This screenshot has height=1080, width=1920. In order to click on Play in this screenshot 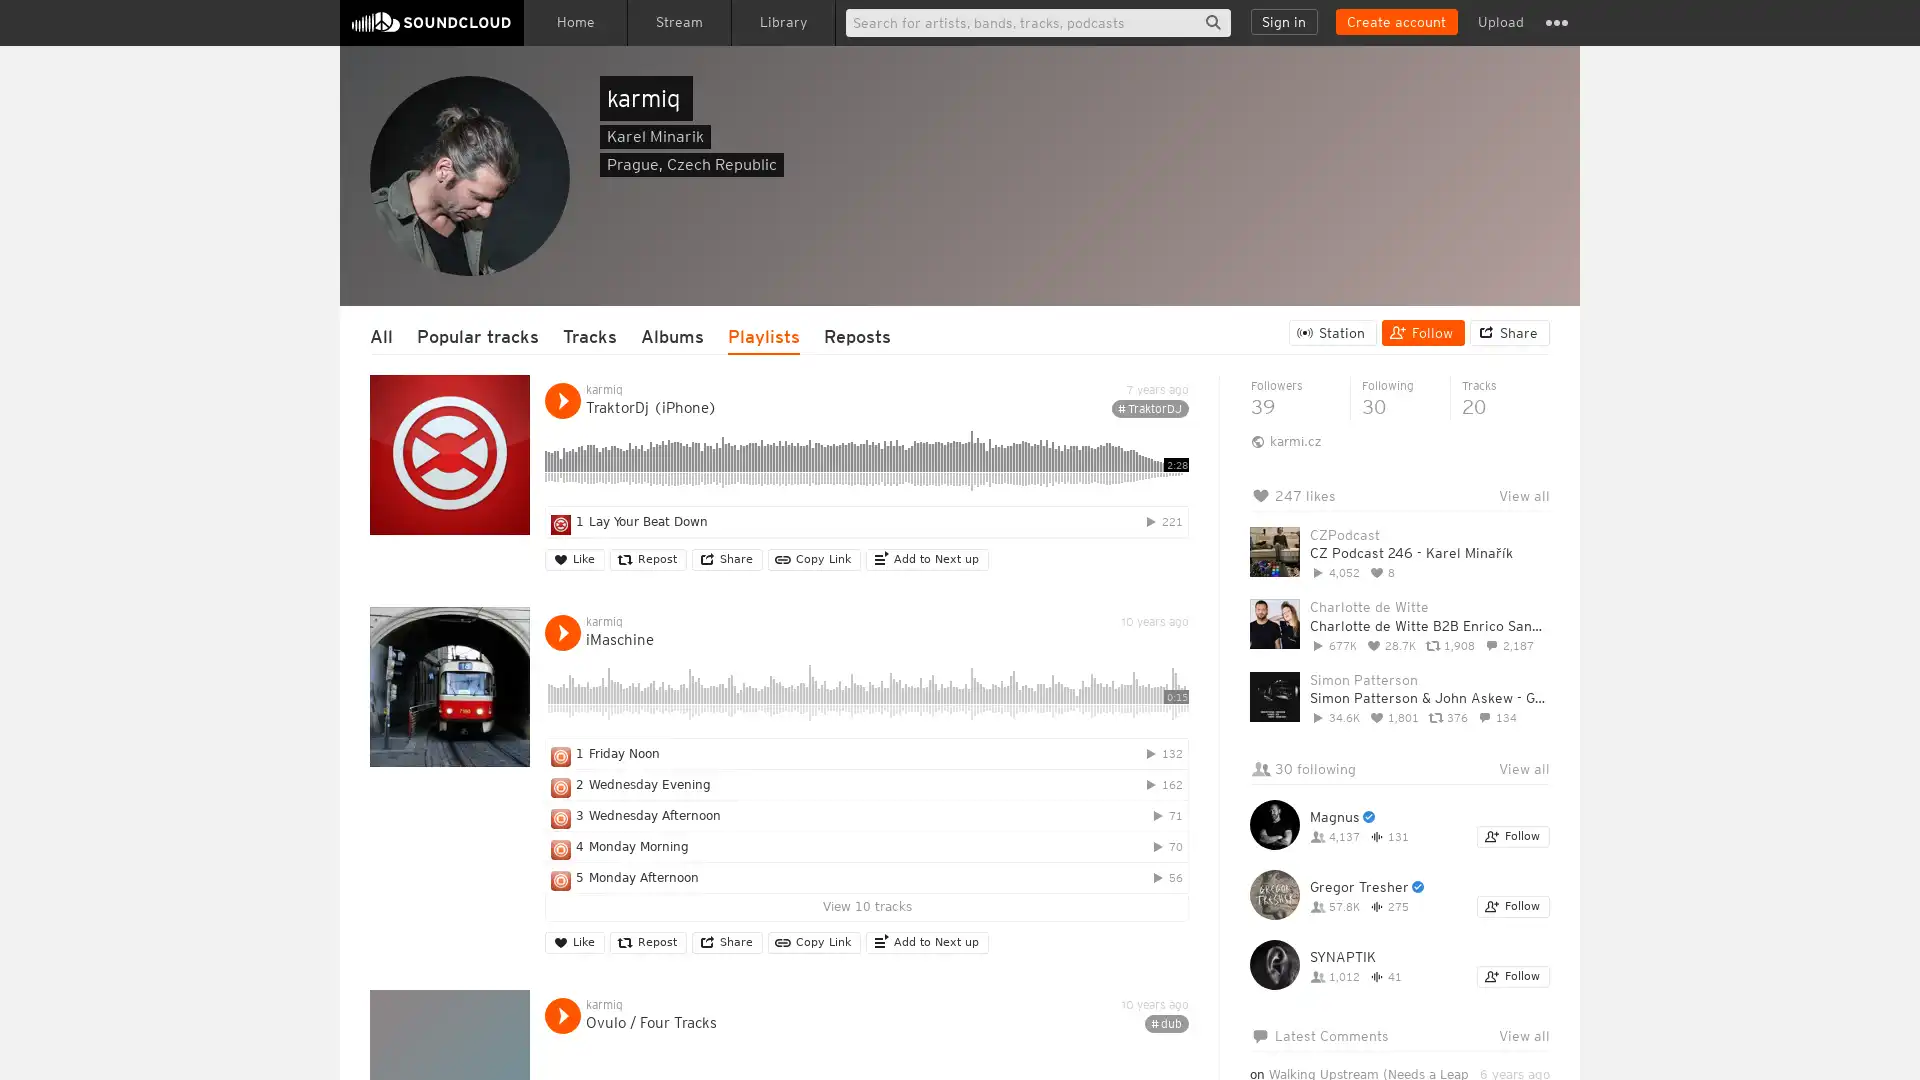, I will do `click(561, 1015)`.